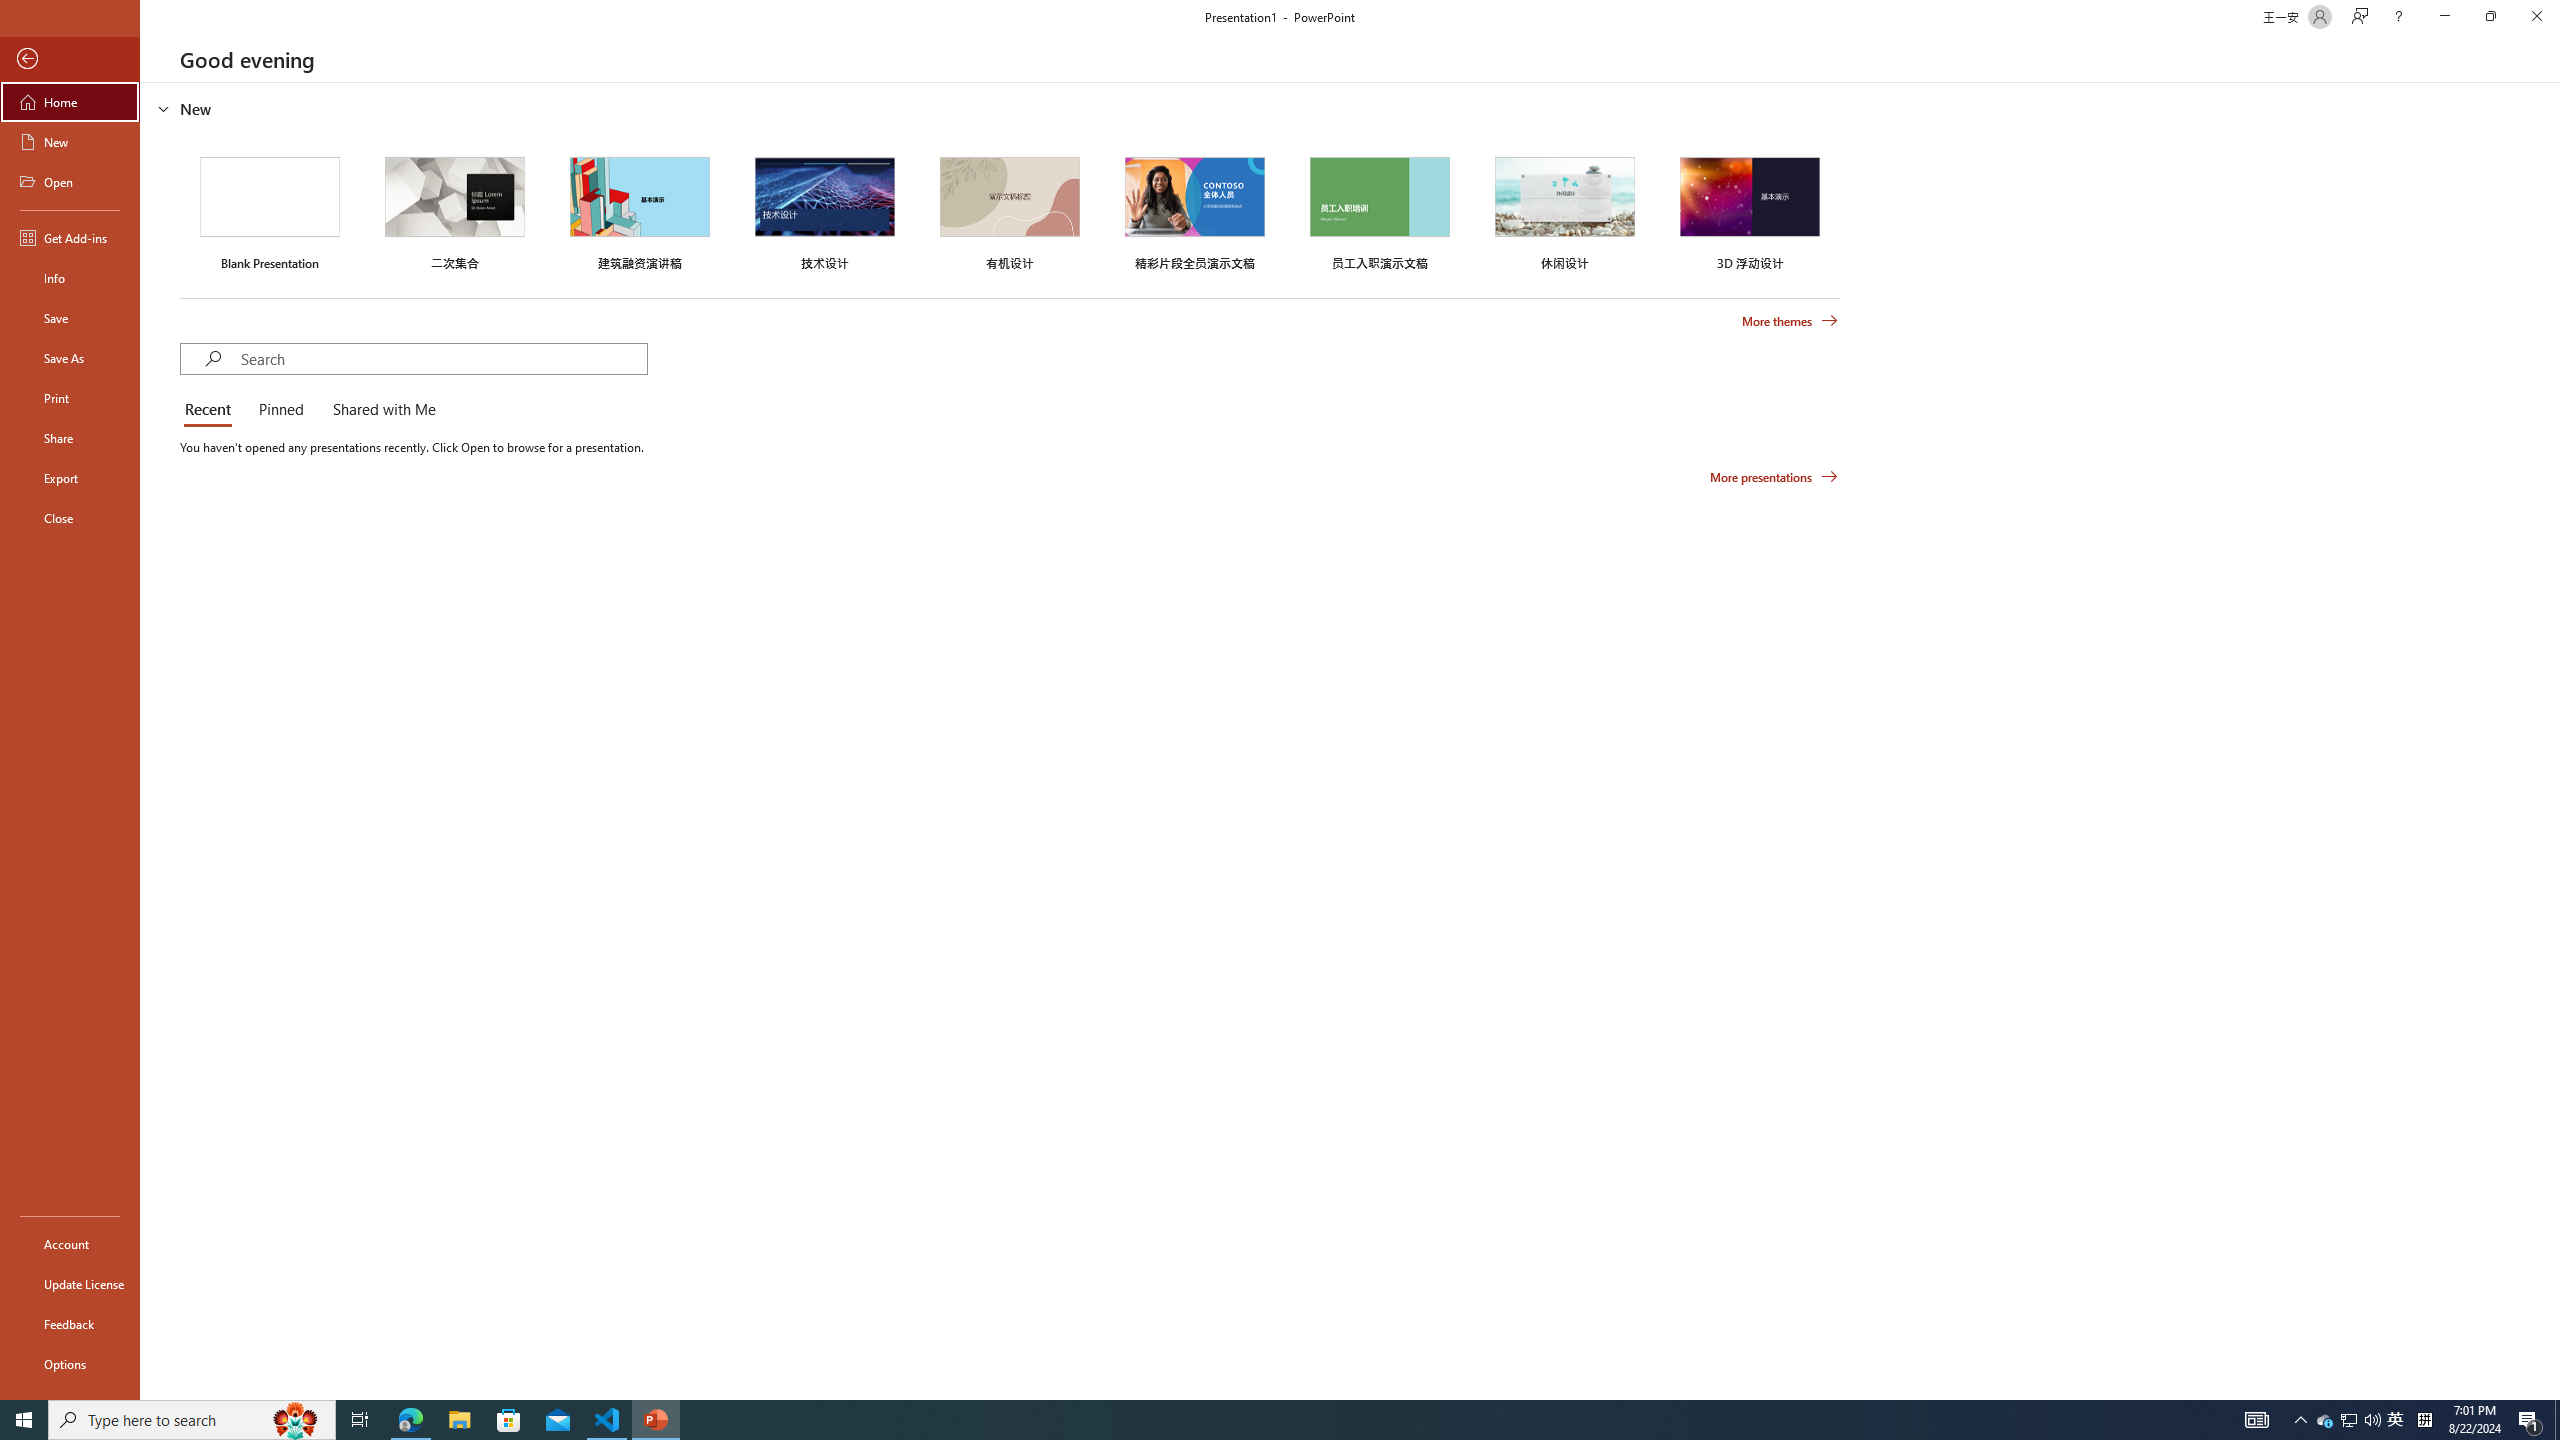  I want to click on 'Close', so click(69, 517).